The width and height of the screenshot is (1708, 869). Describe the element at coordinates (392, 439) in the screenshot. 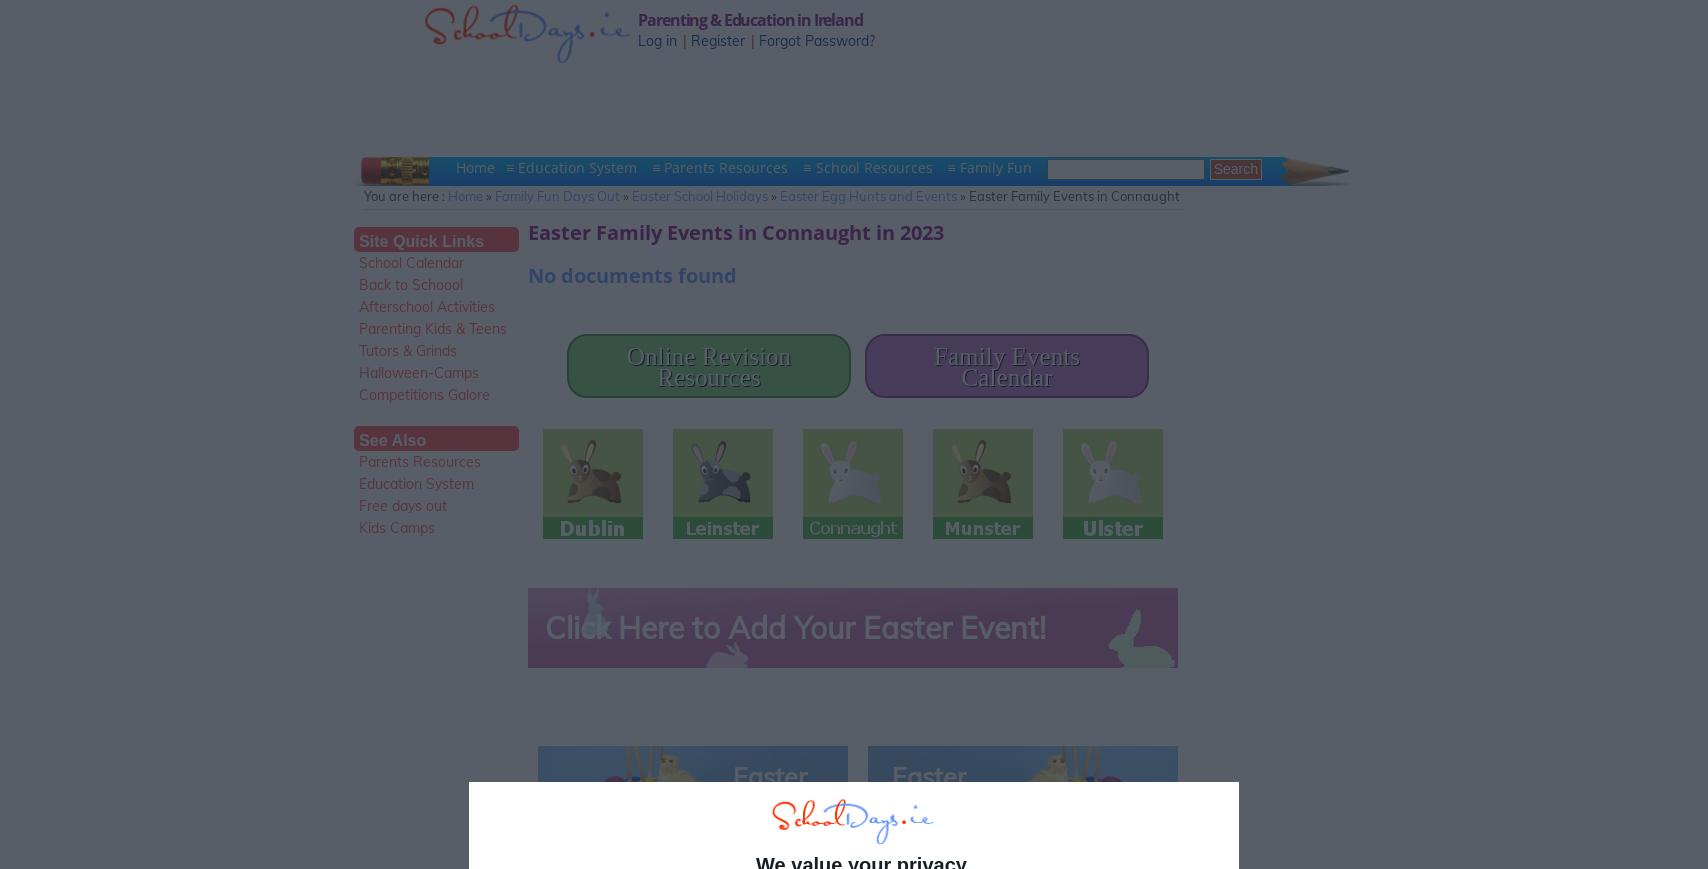

I see `'See Also'` at that location.